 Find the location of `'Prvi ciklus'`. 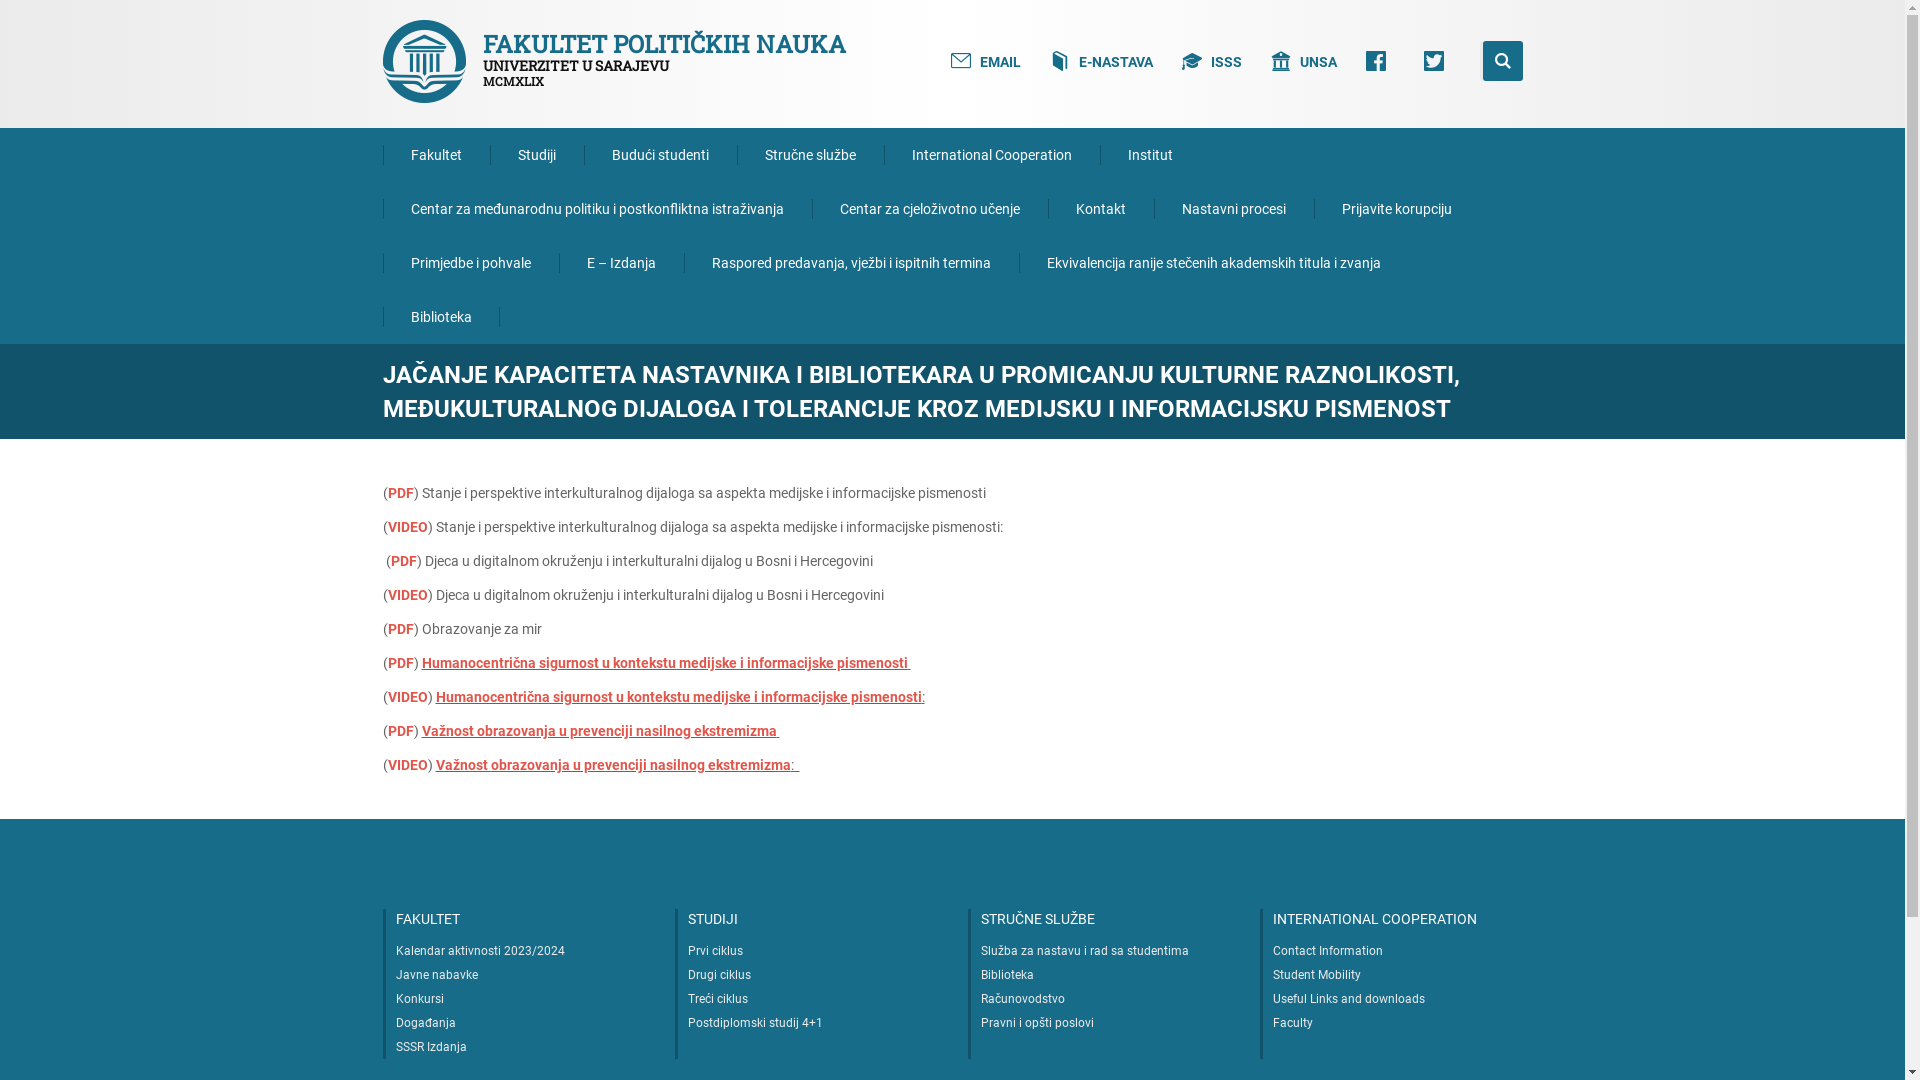

'Prvi ciklus' is located at coordinates (715, 950).